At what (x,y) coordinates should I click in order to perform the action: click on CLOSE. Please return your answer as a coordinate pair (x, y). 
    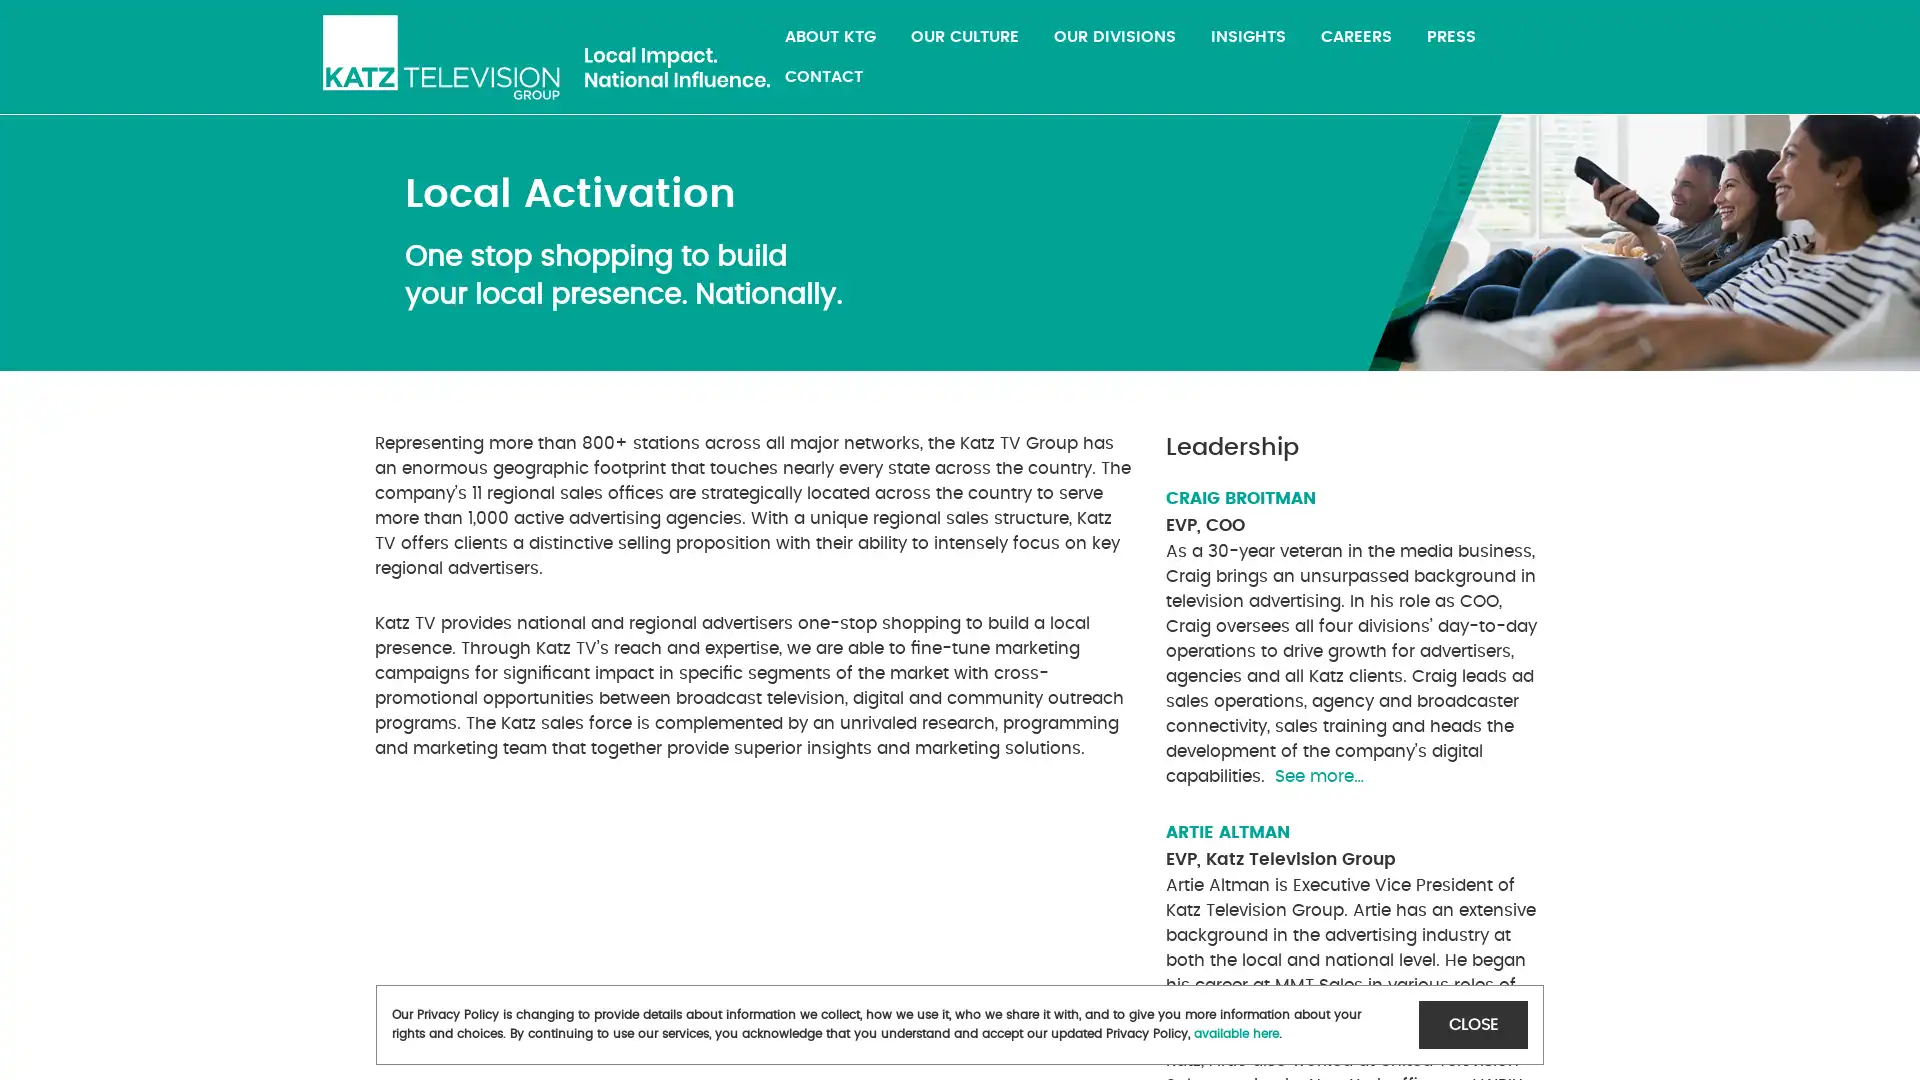
    Looking at the image, I should click on (1473, 1024).